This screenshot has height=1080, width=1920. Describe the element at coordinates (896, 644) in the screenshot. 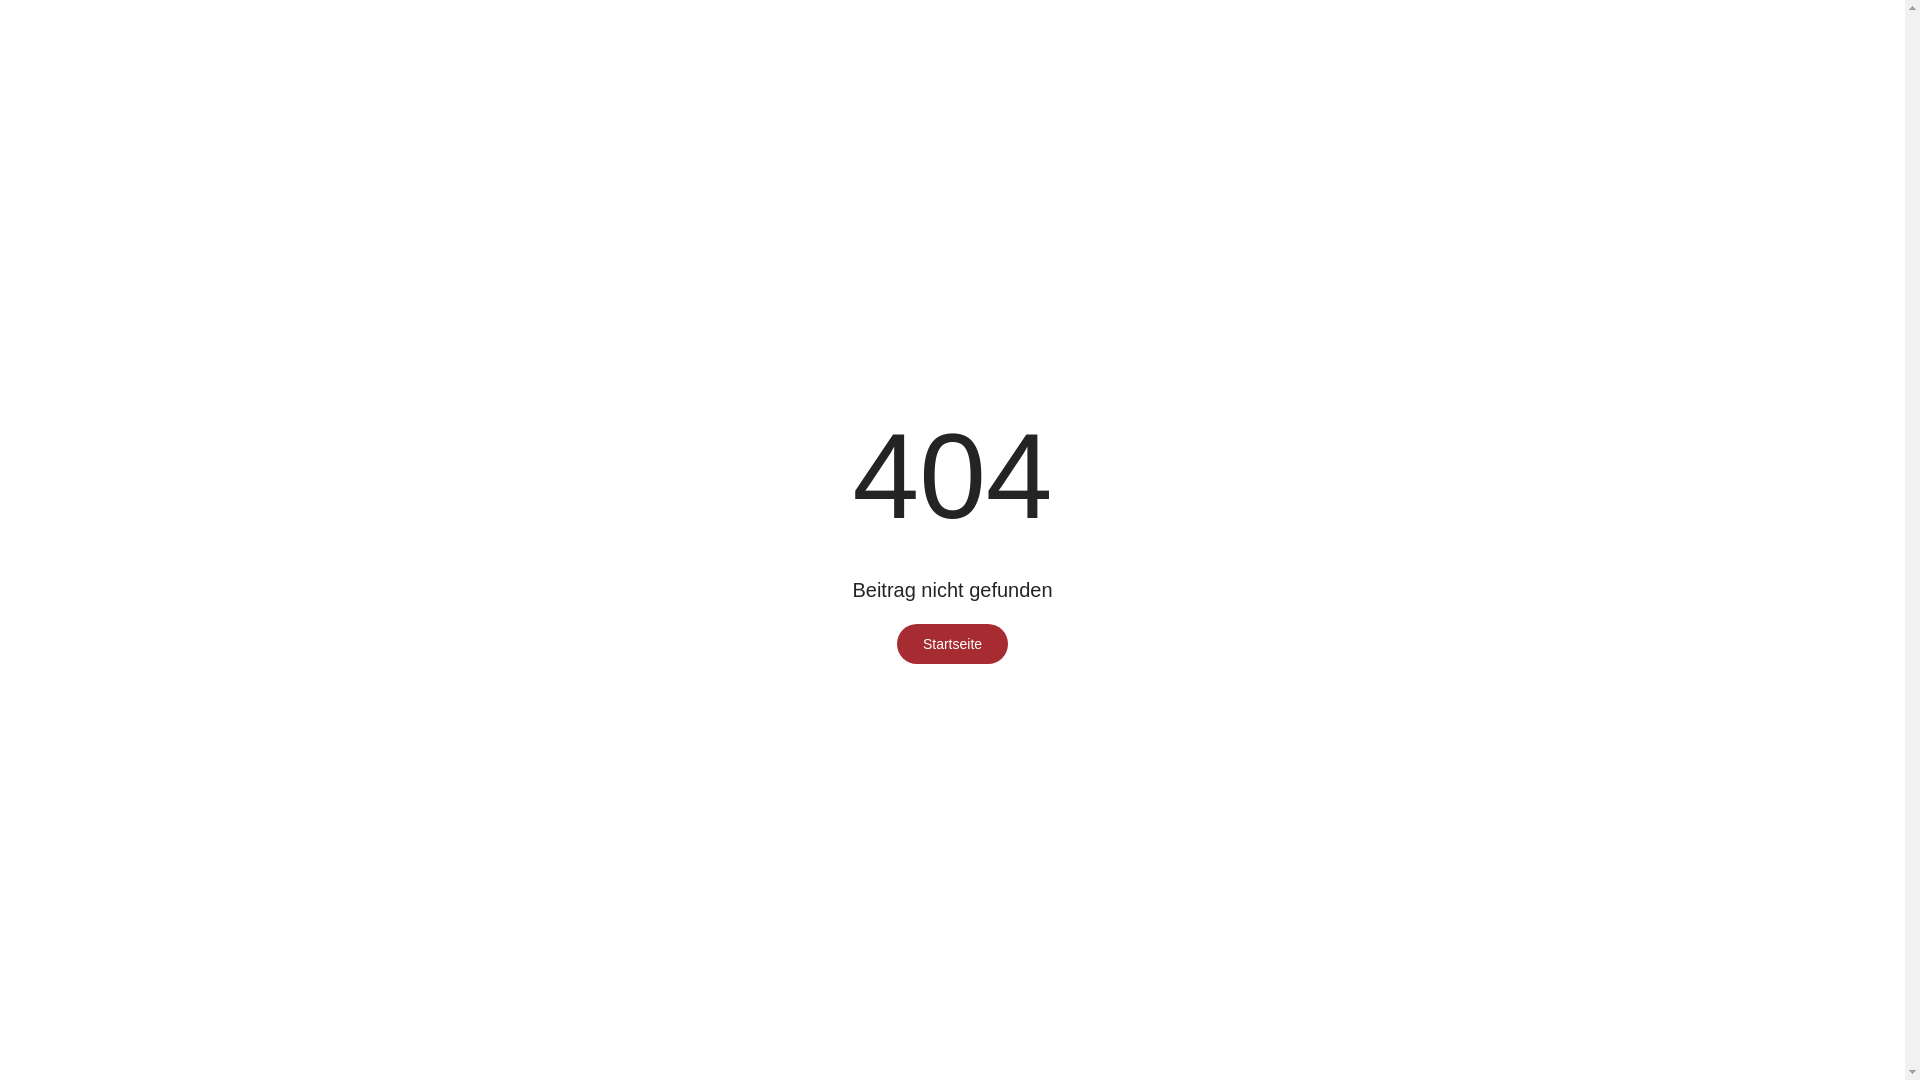

I see `'Startseite'` at that location.